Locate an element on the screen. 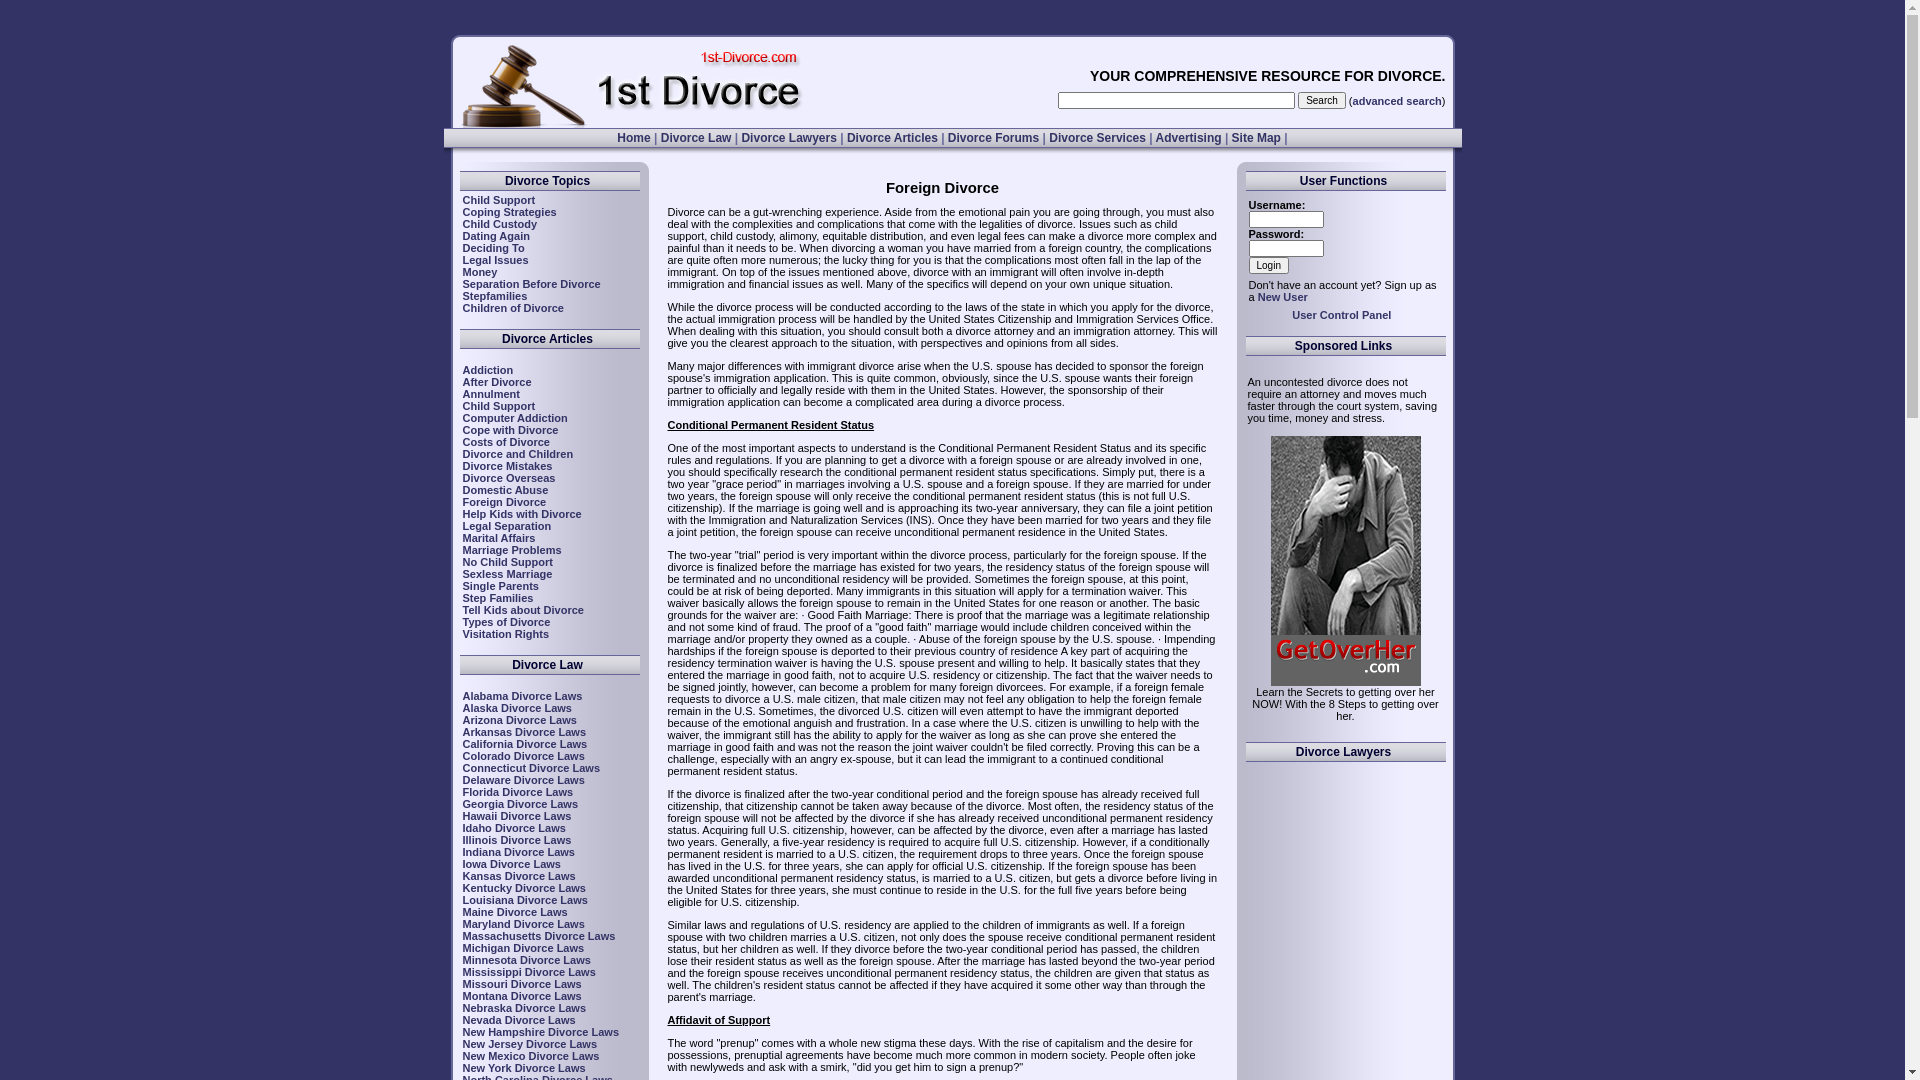  'Stepfamilies' is located at coordinates (460, 296).